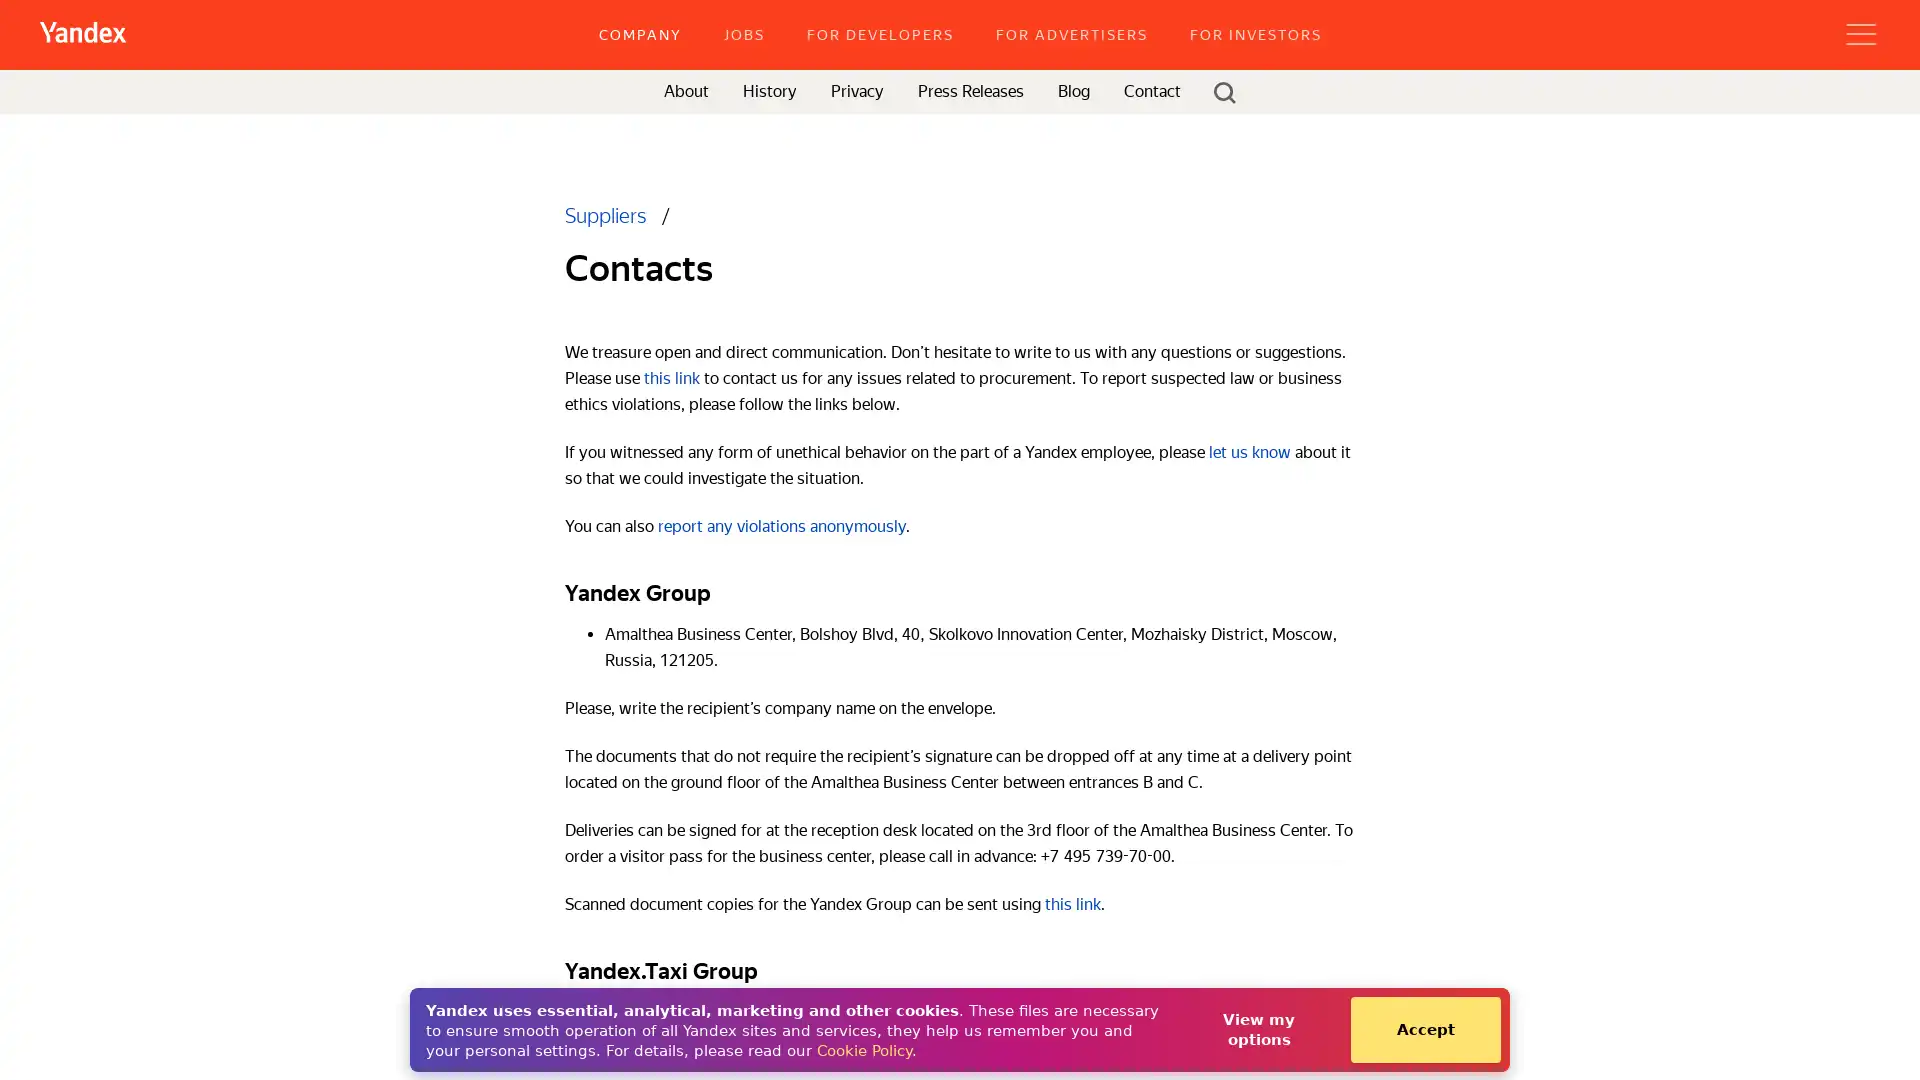  What do you see at coordinates (1257, 1029) in the screenshot?
I see `View my options` at bounding box center [1257, 1029].